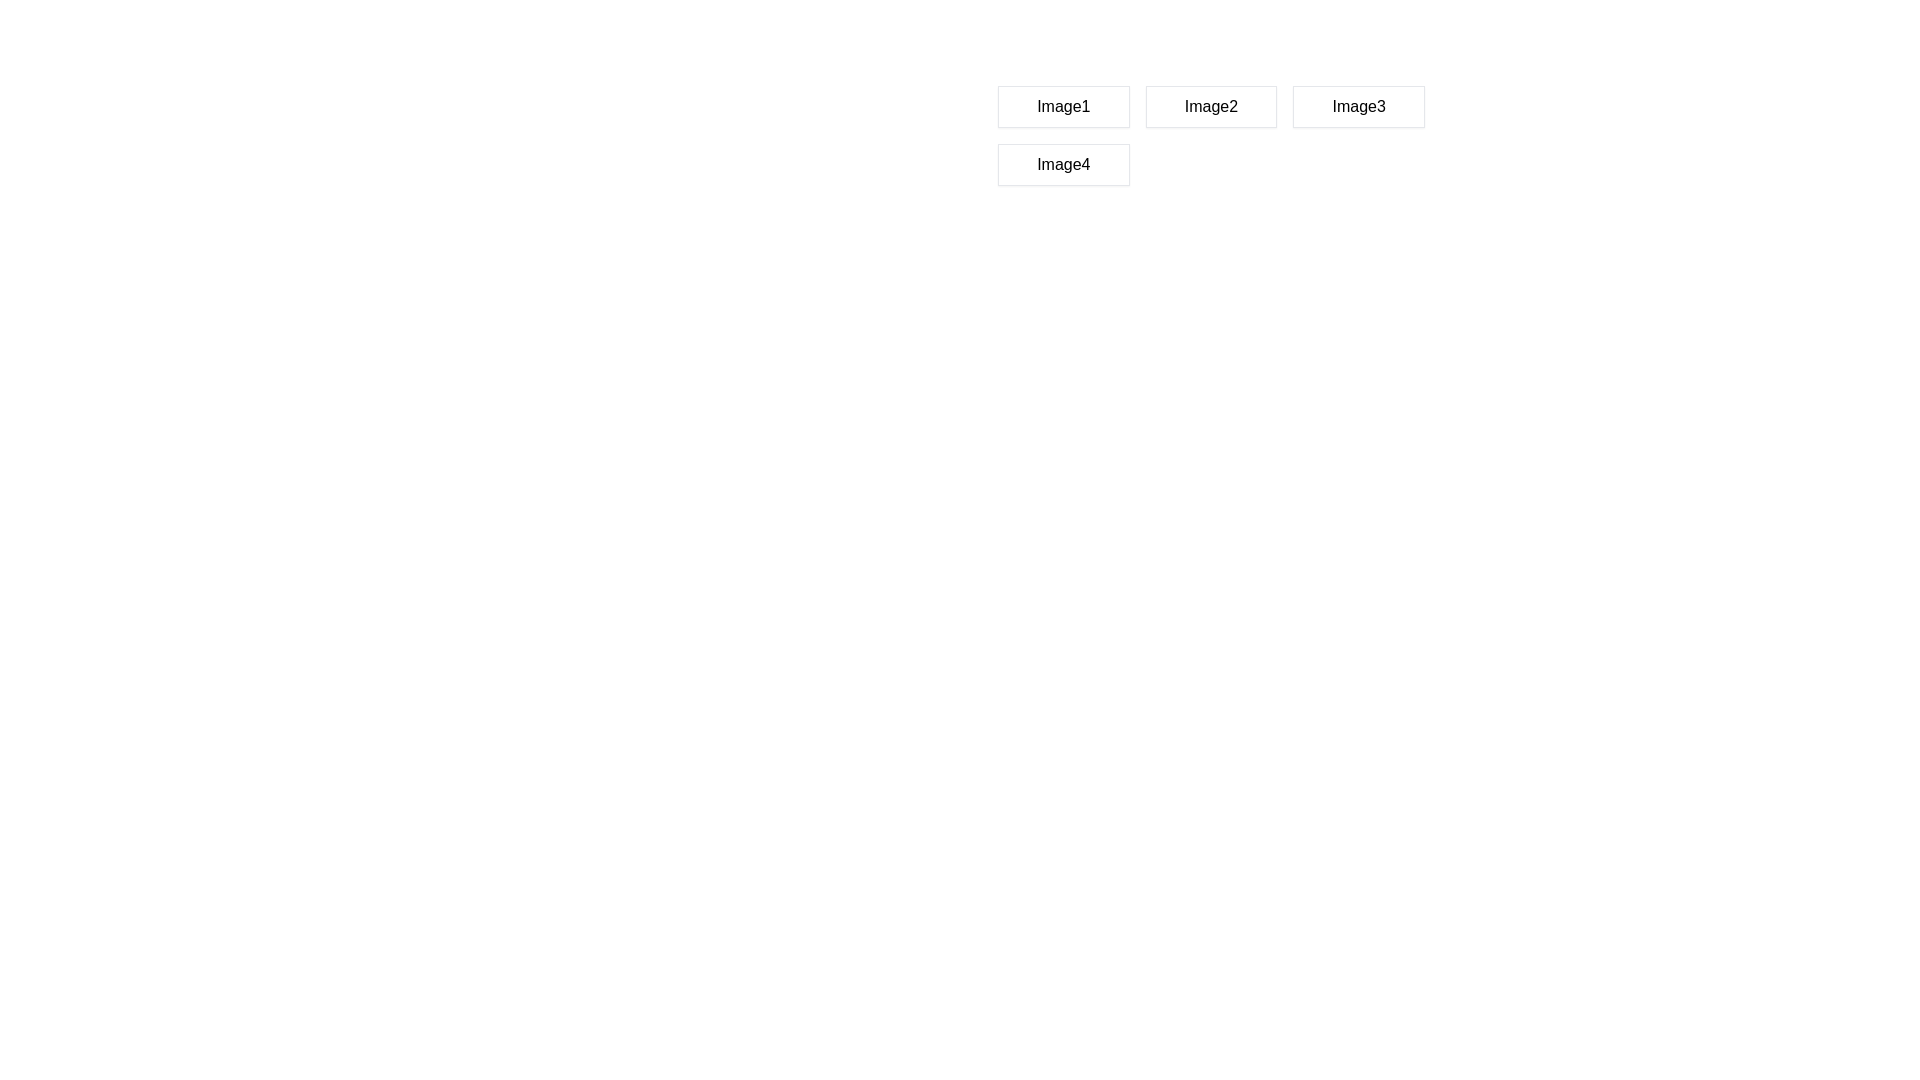 The height and width of the screenshot is (1080, 1920). I want to click on the button that triggers an event or navigates to 'Image2', positioned, so click(1210, 107).